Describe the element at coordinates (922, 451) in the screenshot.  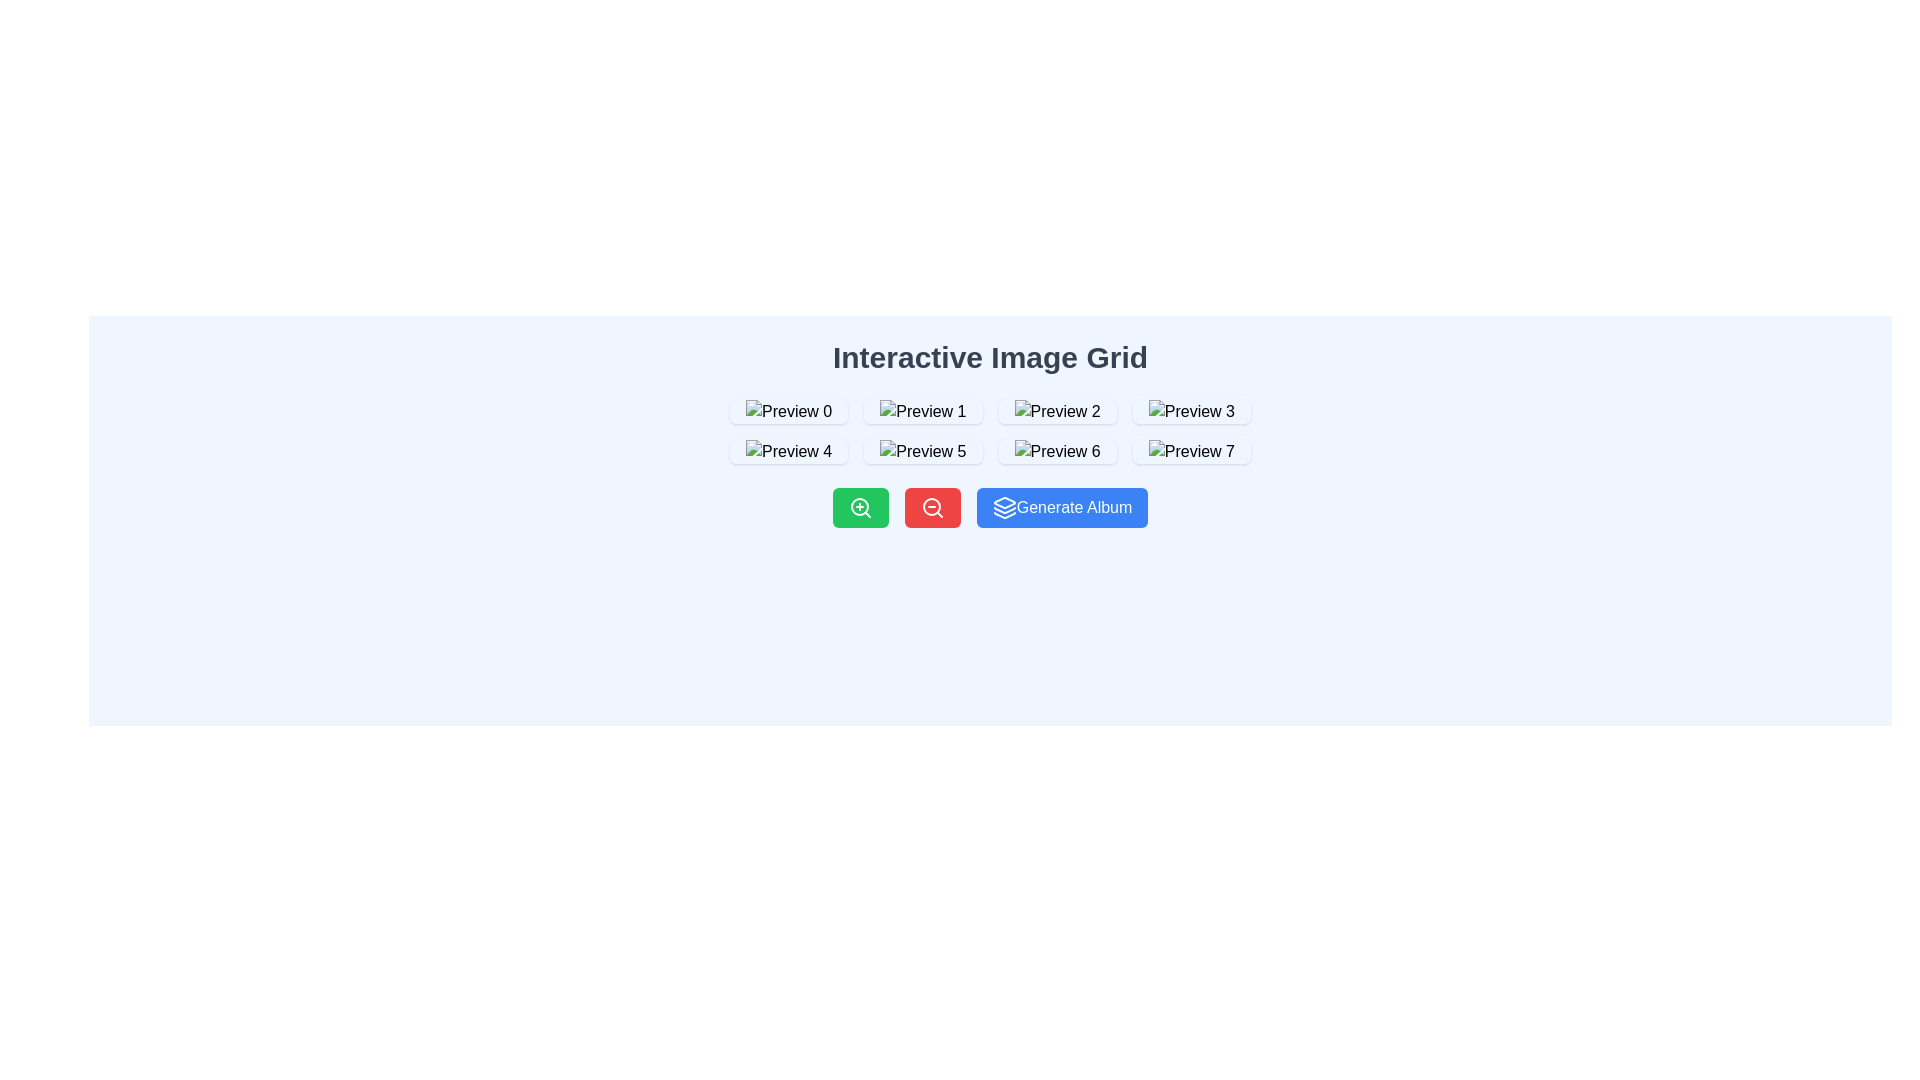
I see `the image preview element labeled 'Preview 5', which is the second element in the second row of a grid layout containing image thumbnails` at that location.